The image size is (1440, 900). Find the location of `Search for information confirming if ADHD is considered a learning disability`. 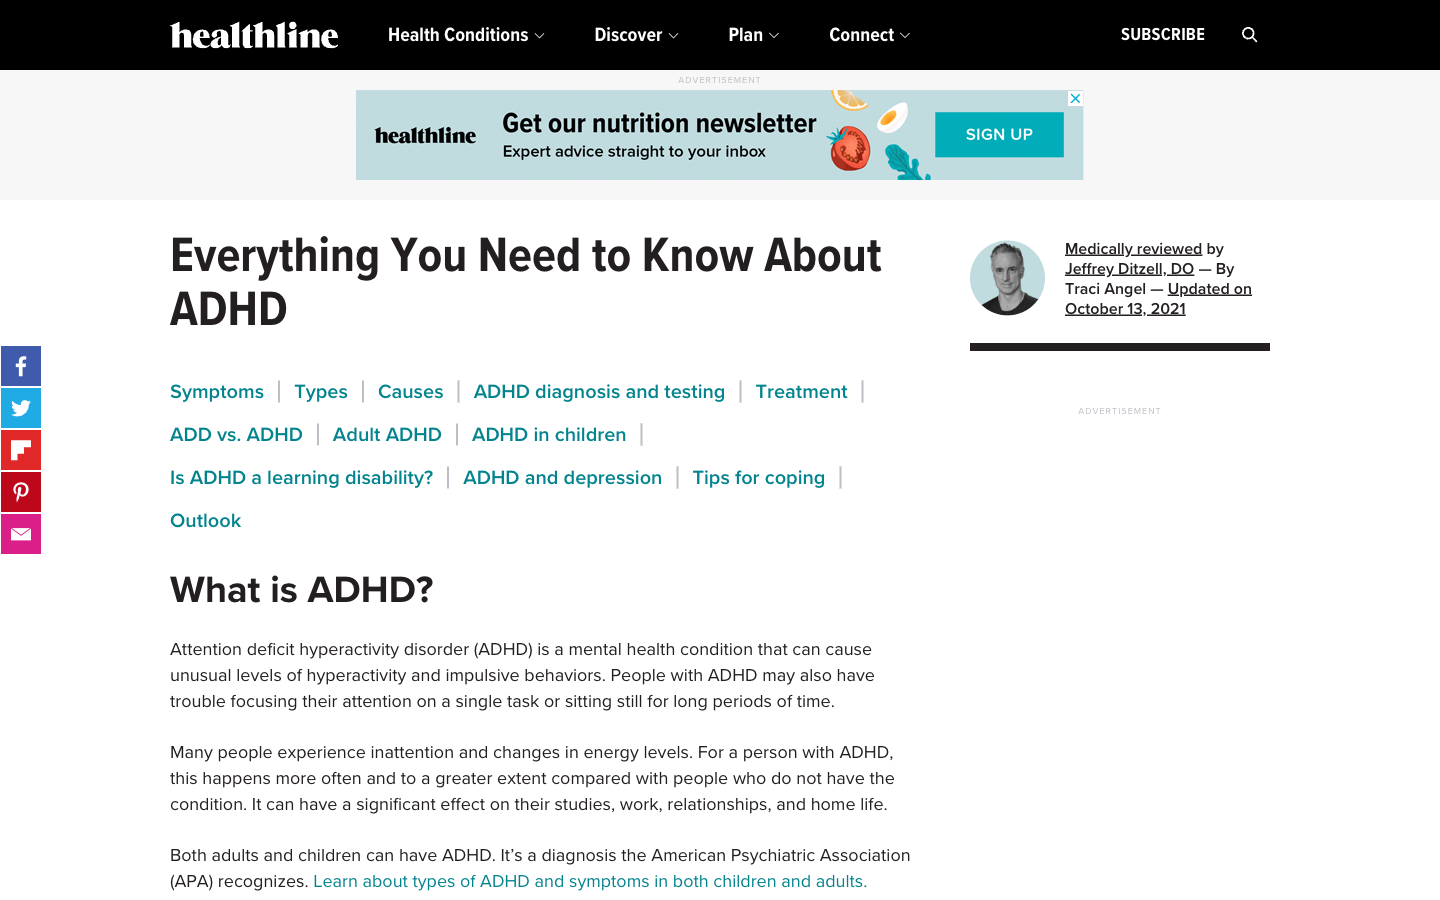

Search for information confirming if ADHD is considered a learning disability is located at coordinates (301, 476).